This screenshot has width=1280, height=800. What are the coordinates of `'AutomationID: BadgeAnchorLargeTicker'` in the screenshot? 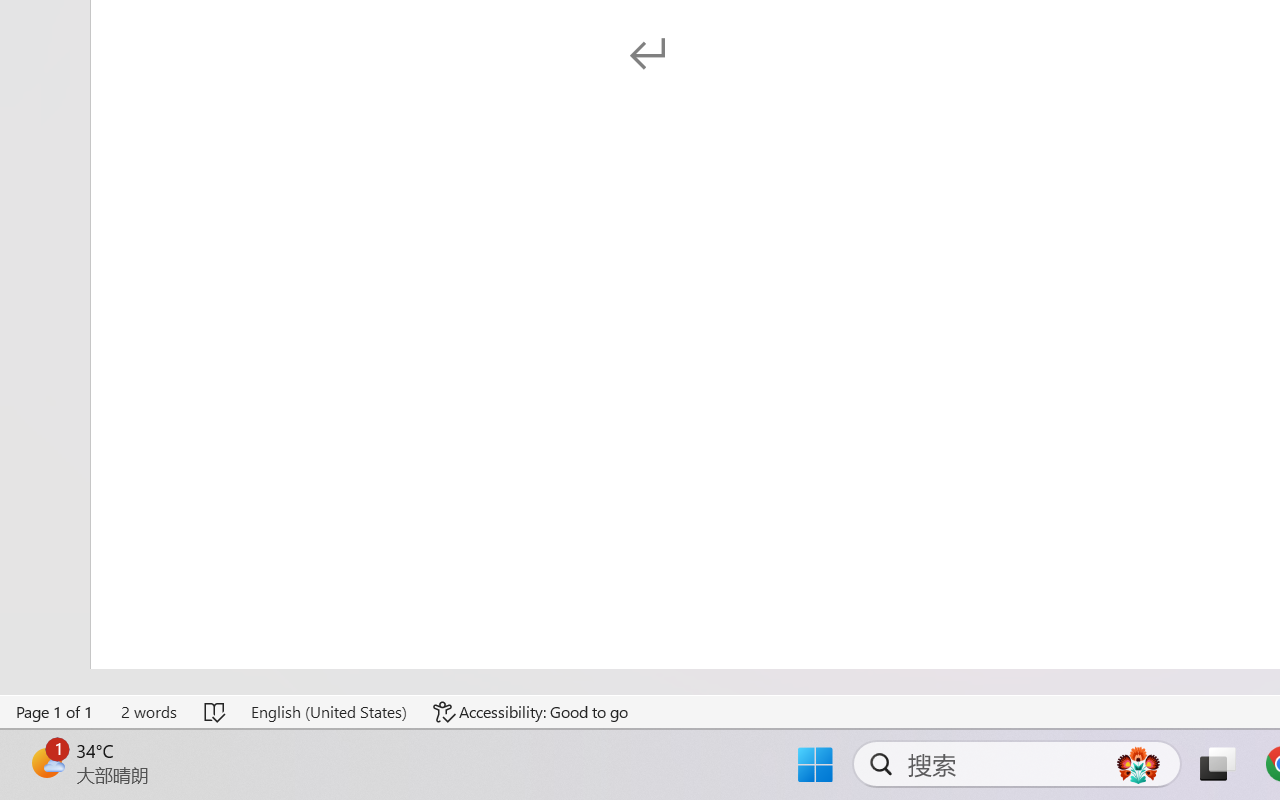 It's located at (46, 762).